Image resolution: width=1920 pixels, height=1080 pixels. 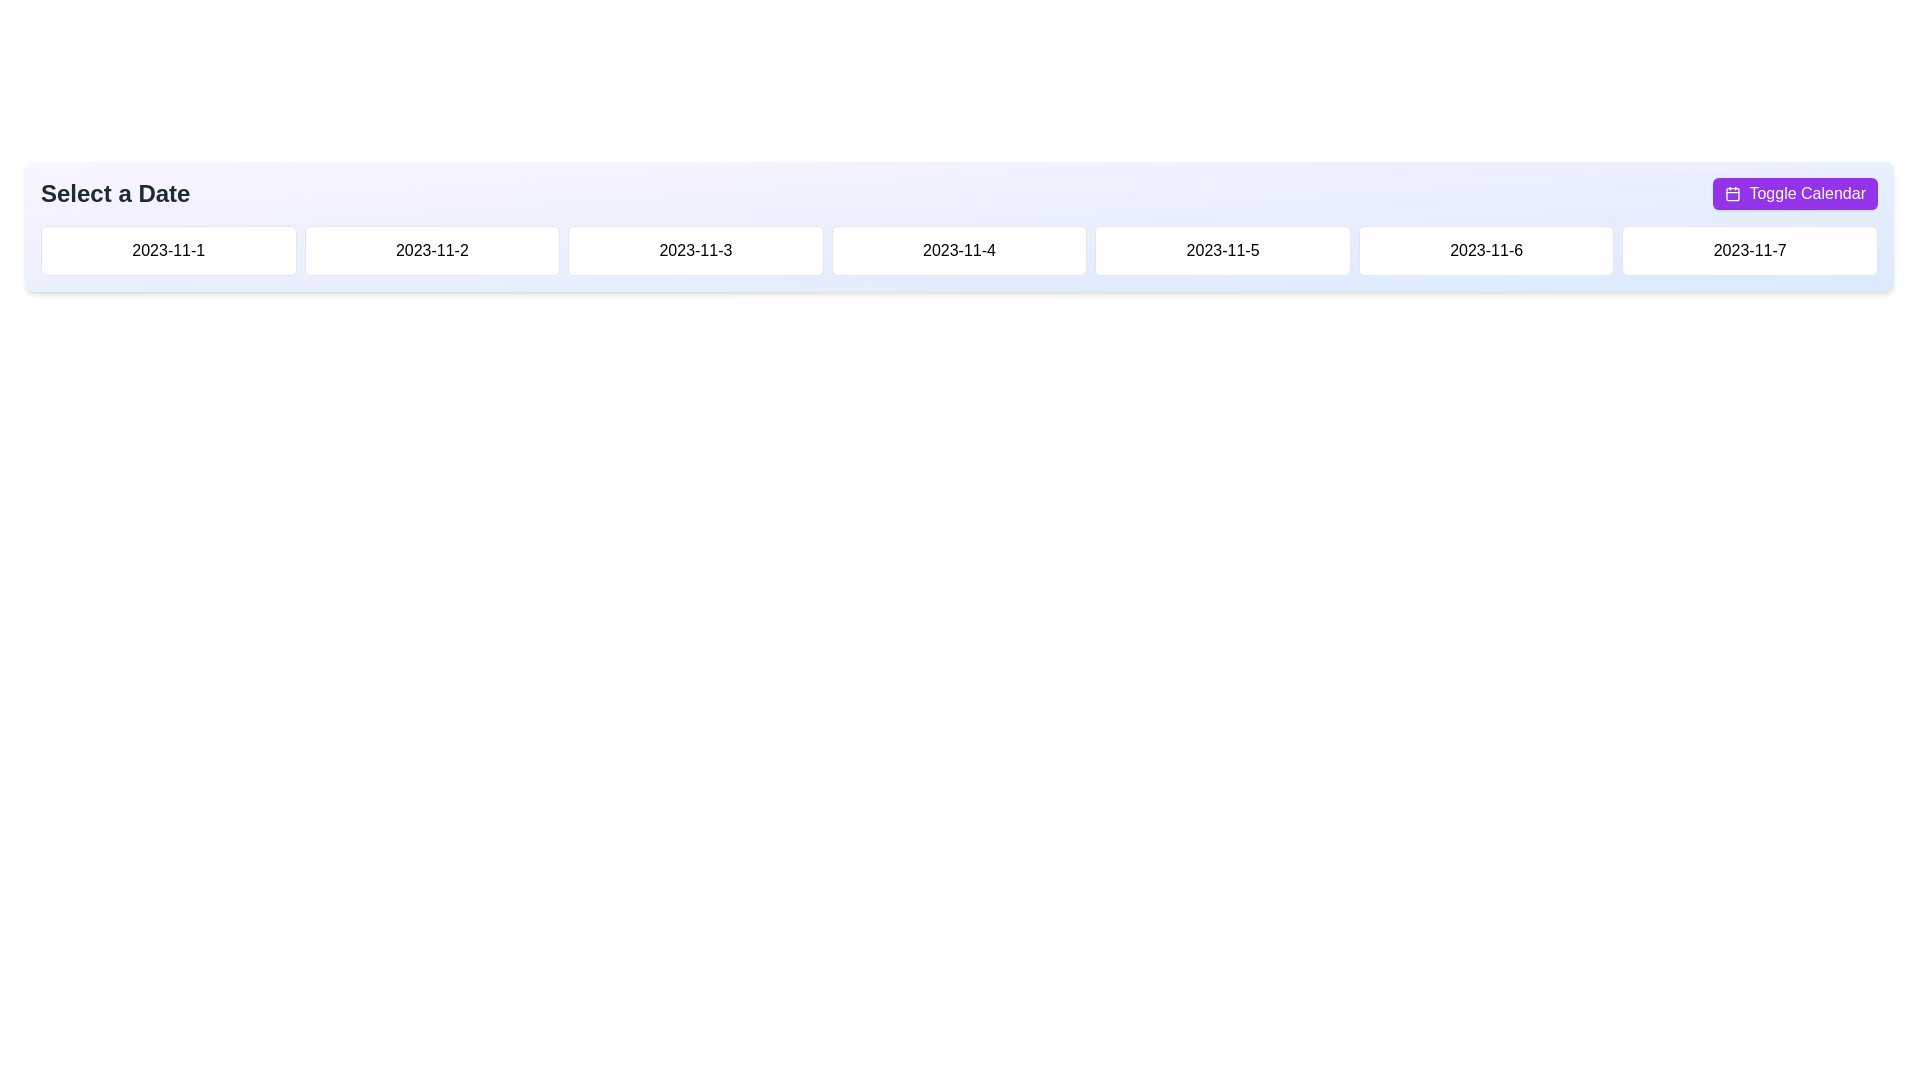 I want to click on the button labeled '2023-11-4' which has a white background, rounded corners, and changes color on hover to observe its interactive behavior, so click(x=958, y=249).